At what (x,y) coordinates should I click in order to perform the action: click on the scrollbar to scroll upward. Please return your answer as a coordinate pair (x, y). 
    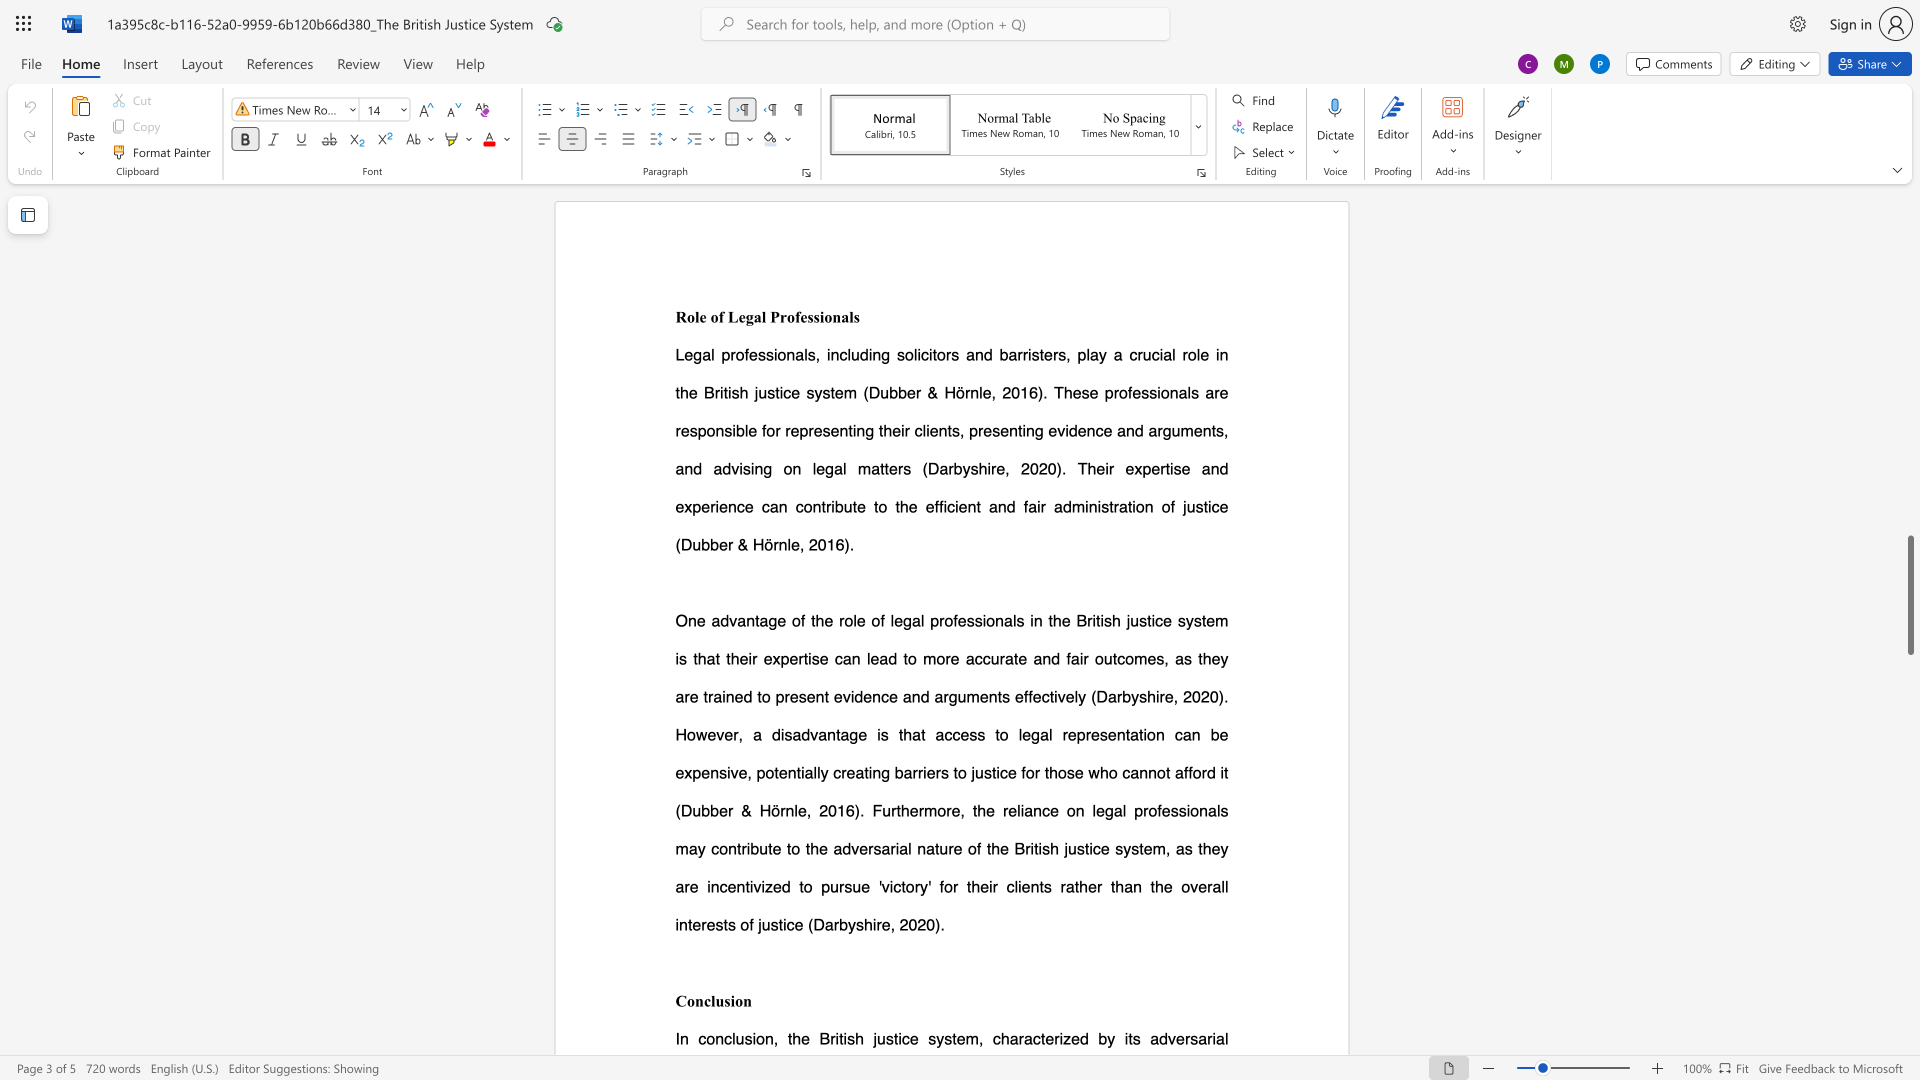
    Looking at the image, I should click on (1909, 419).